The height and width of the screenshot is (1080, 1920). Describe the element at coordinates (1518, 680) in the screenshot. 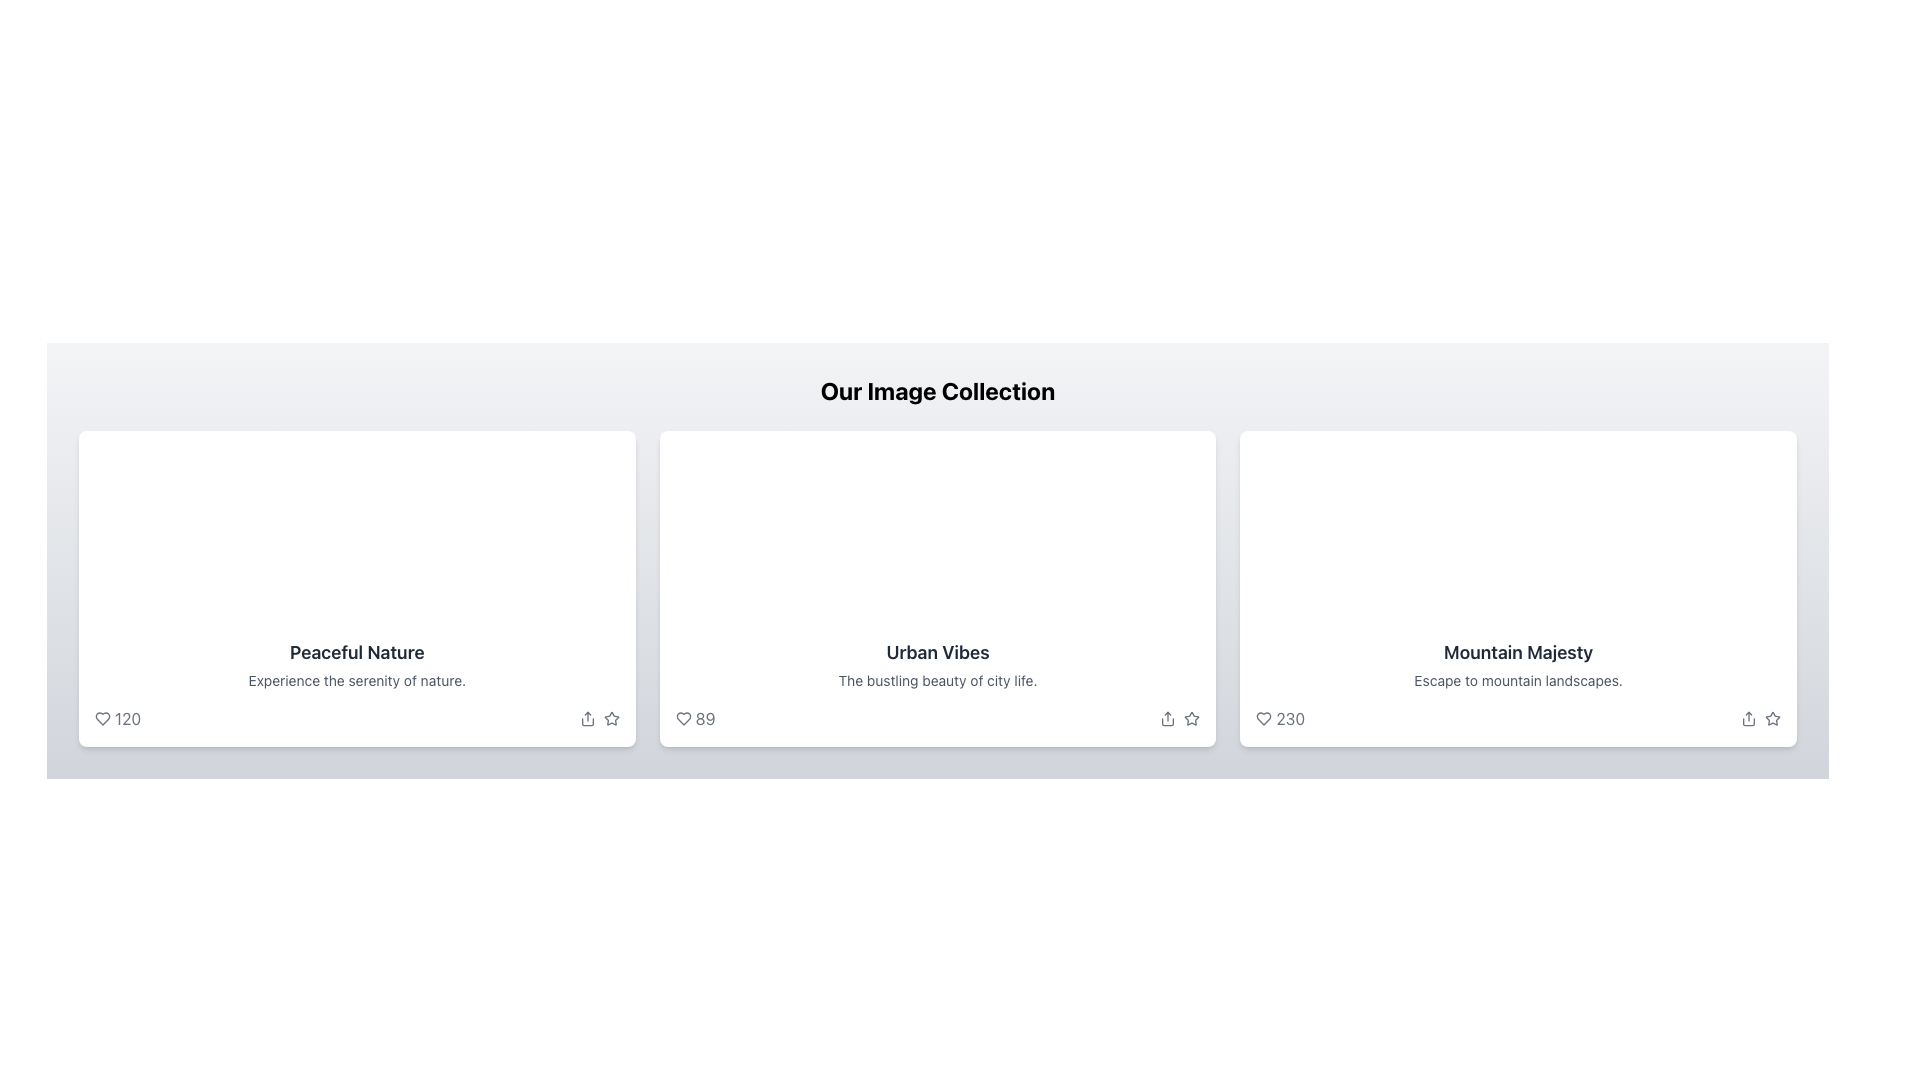

I see `the text label that says 'Escape to mountain landscapes.' which is styled in gray color and located within the card labeled 'Mountain Majesty.'` at that location.